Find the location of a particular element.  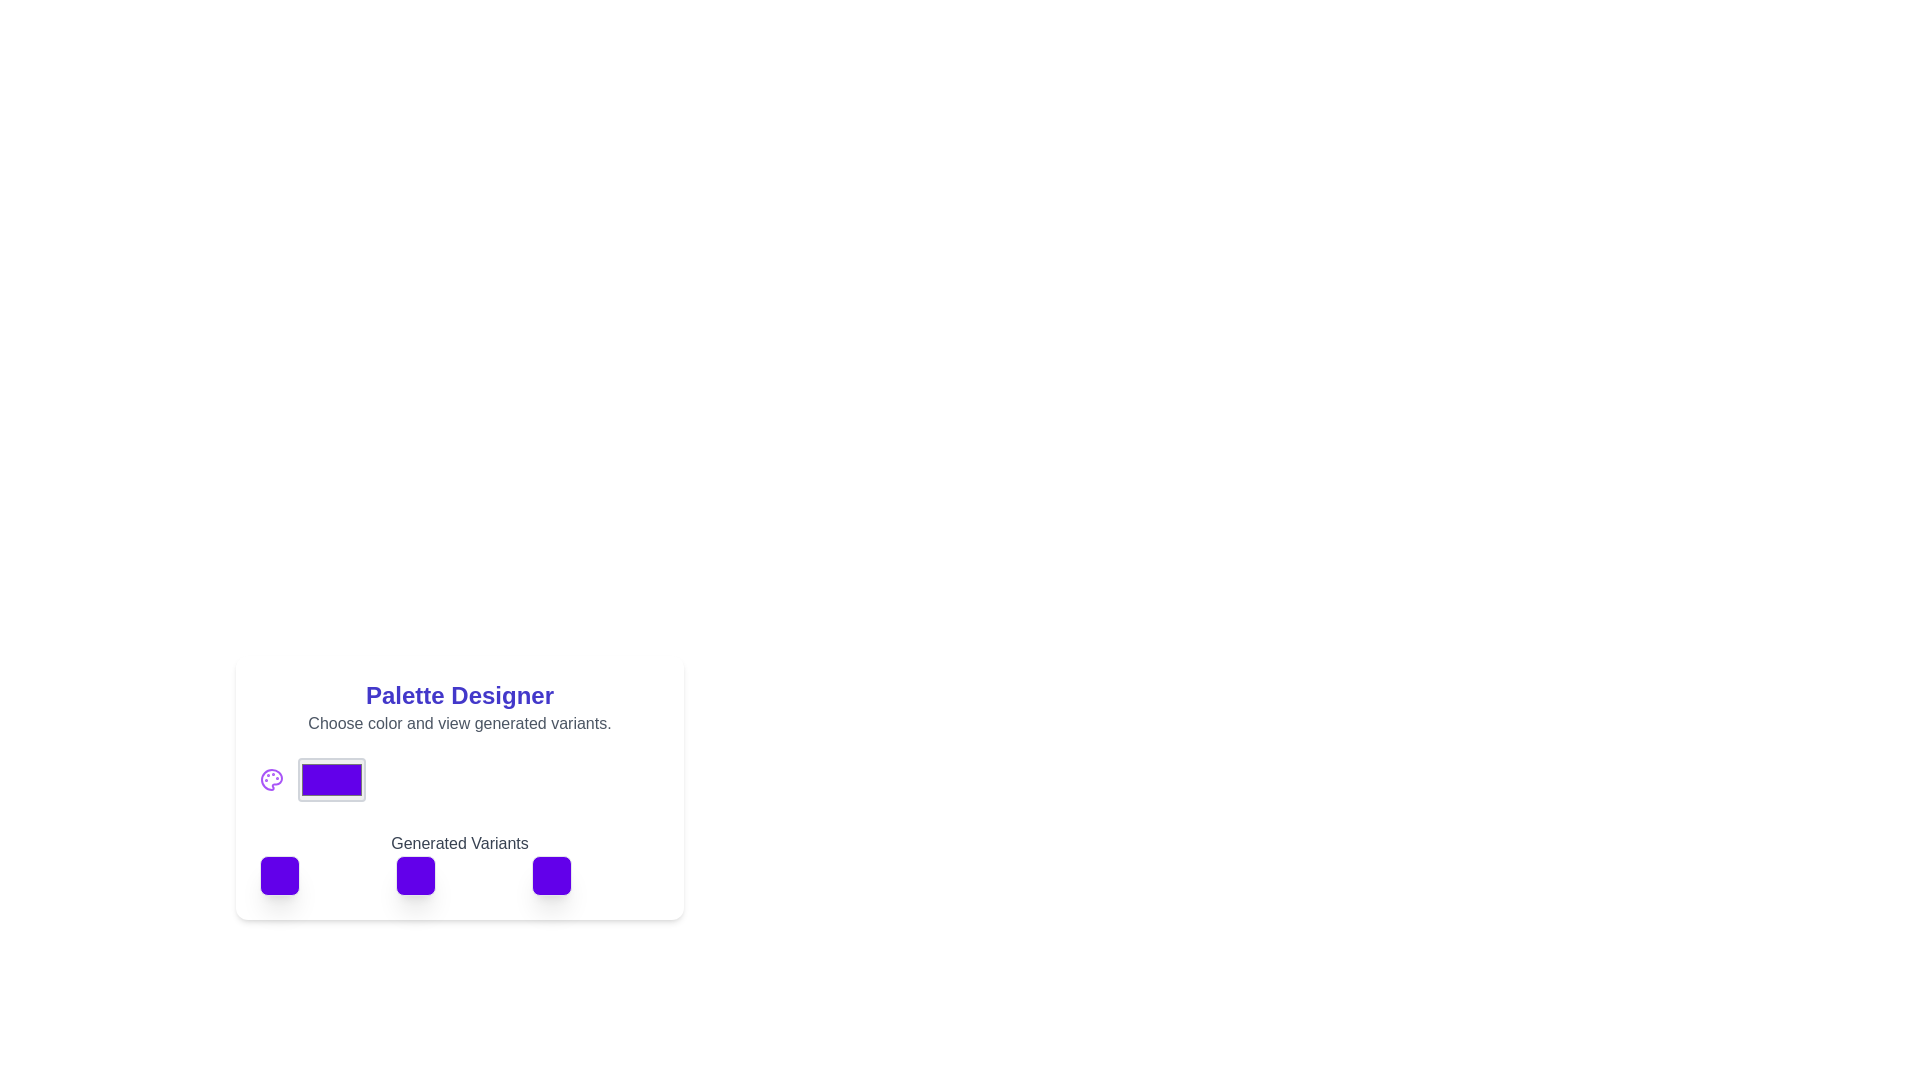

the color input field, which is located centrally in the upper-middle area of the interface is located at coordinates (331, 778).